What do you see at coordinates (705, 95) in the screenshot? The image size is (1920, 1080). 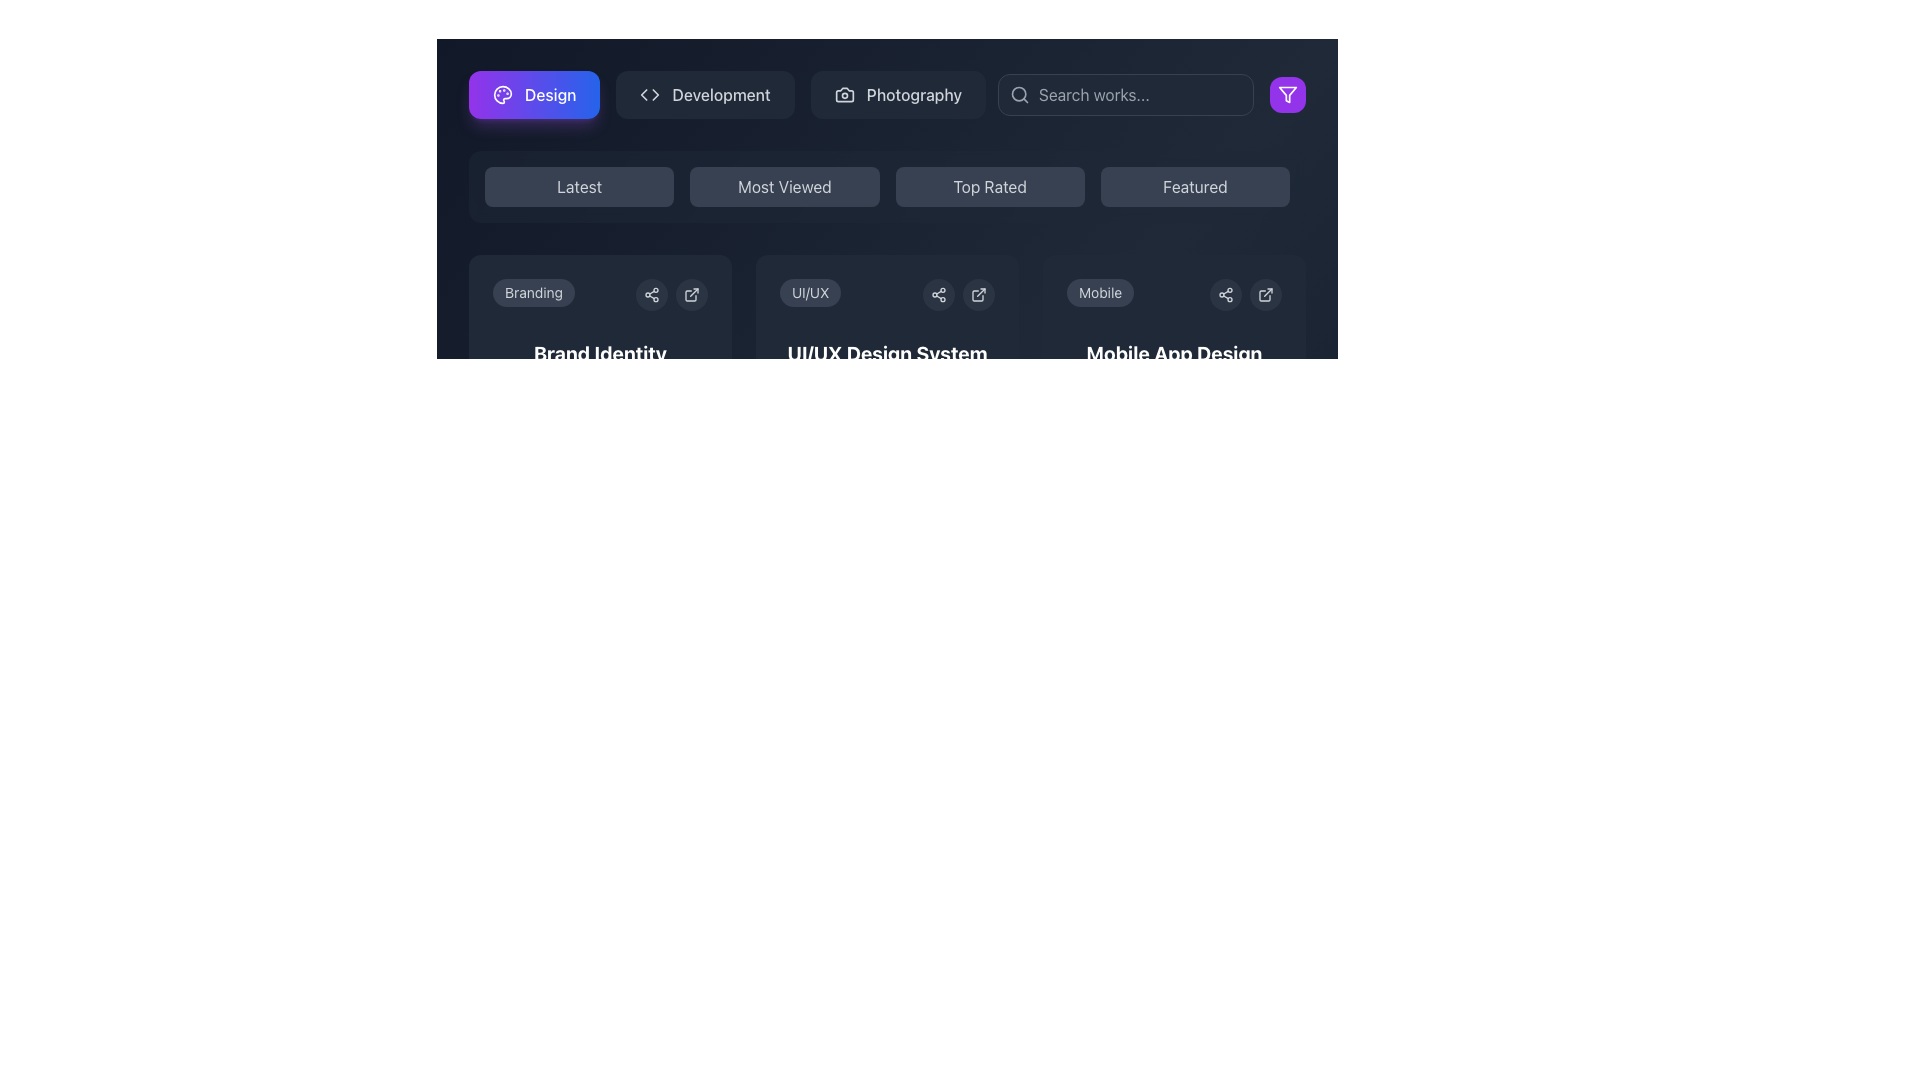 I see `the 'Development' button, which is the second button in a row of three, featuring a code icon on the left and medium-light gray text on a dark gray background` at bounding box center [705, 95].